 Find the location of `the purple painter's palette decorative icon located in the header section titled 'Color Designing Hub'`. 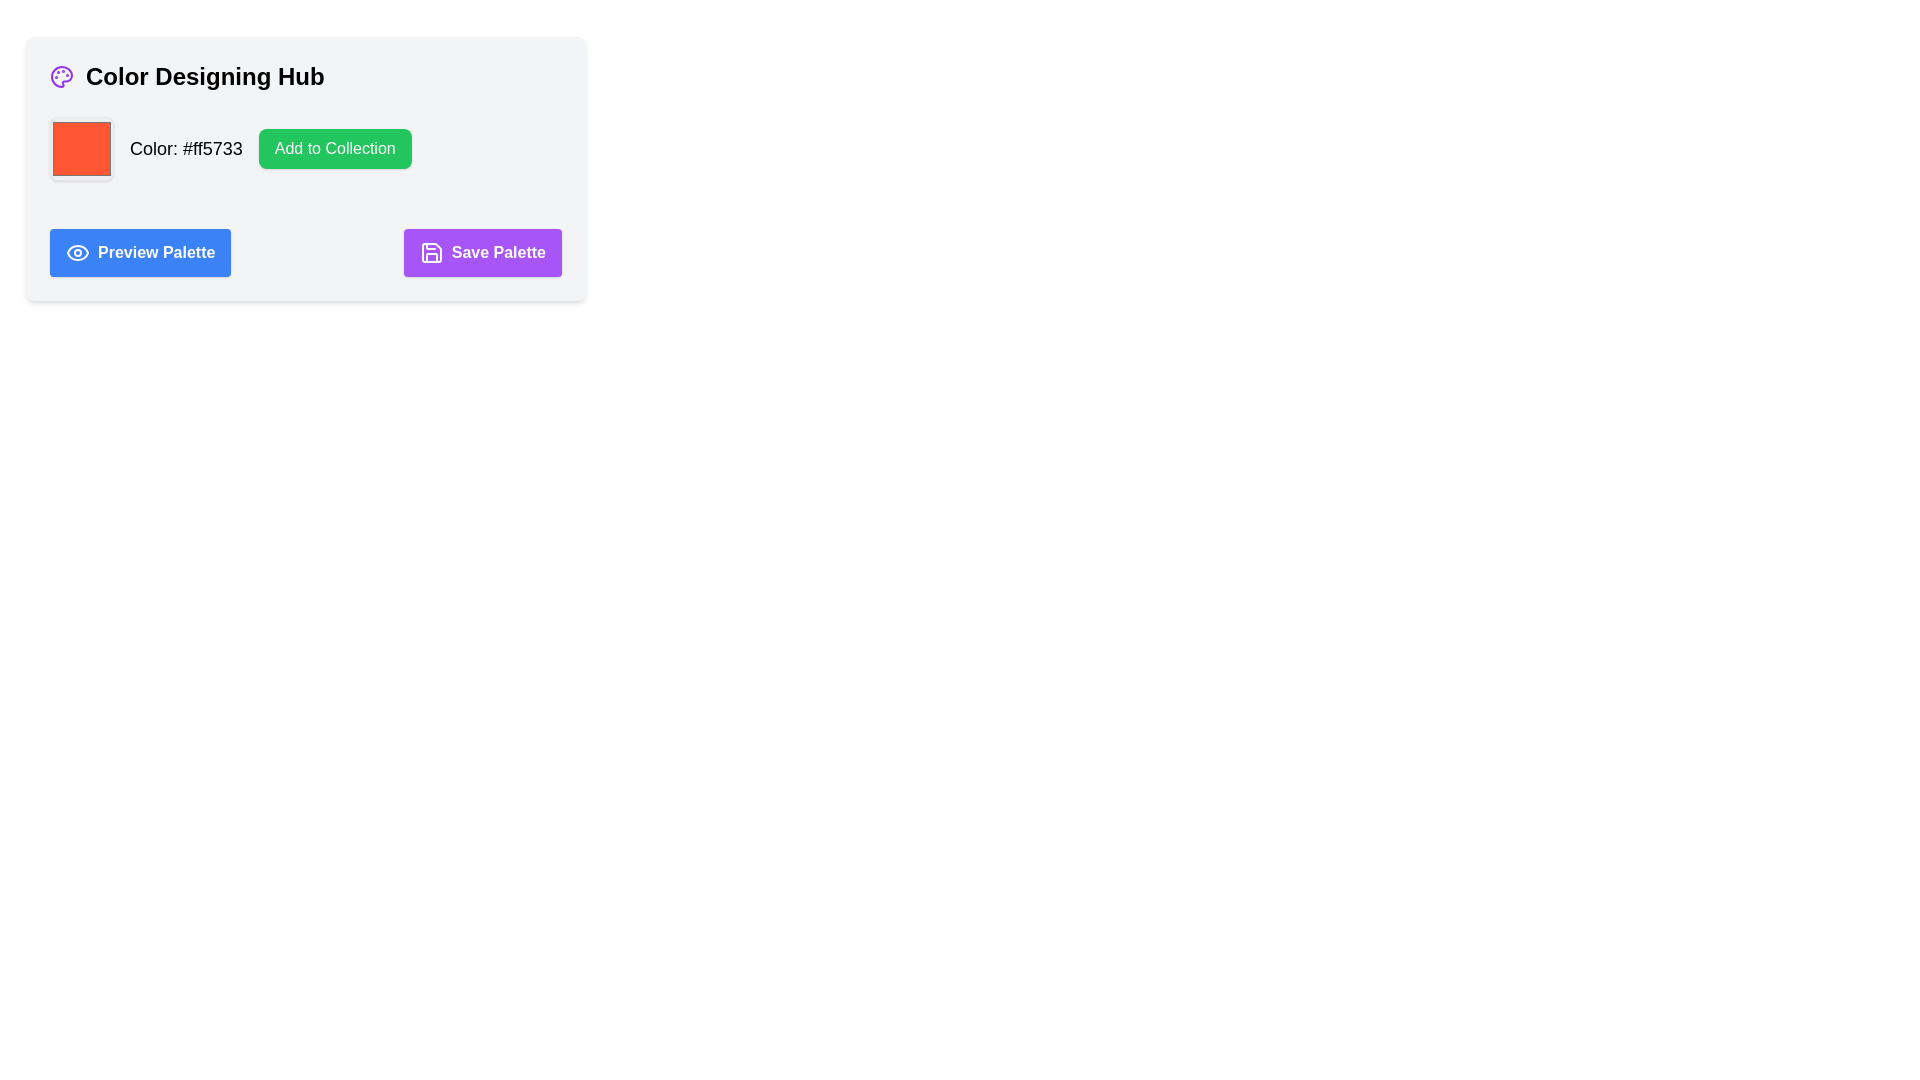

the purple painter's palette decorative icon located in the header section titled 'Color Designing Hub' is located at coordinates (62, 76).